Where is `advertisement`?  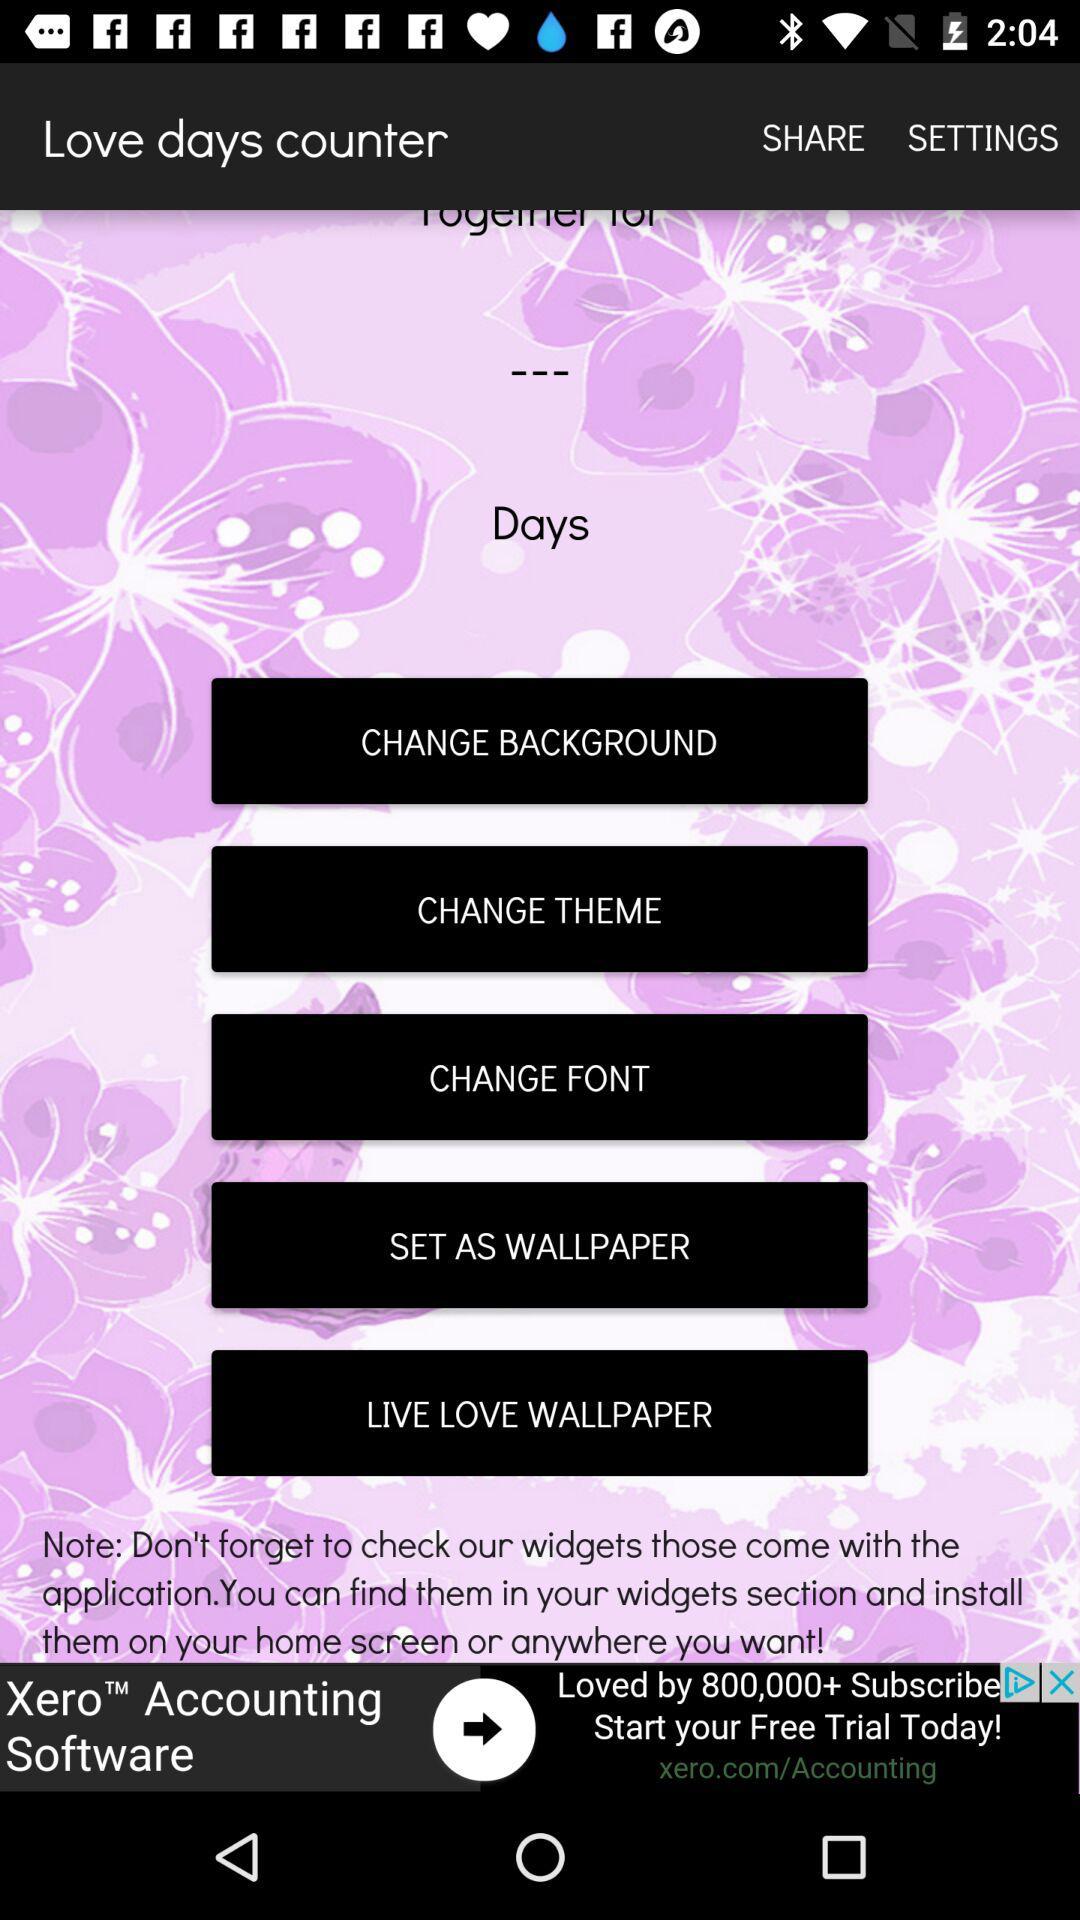
advertisement is located at coordinates (540, 1727).